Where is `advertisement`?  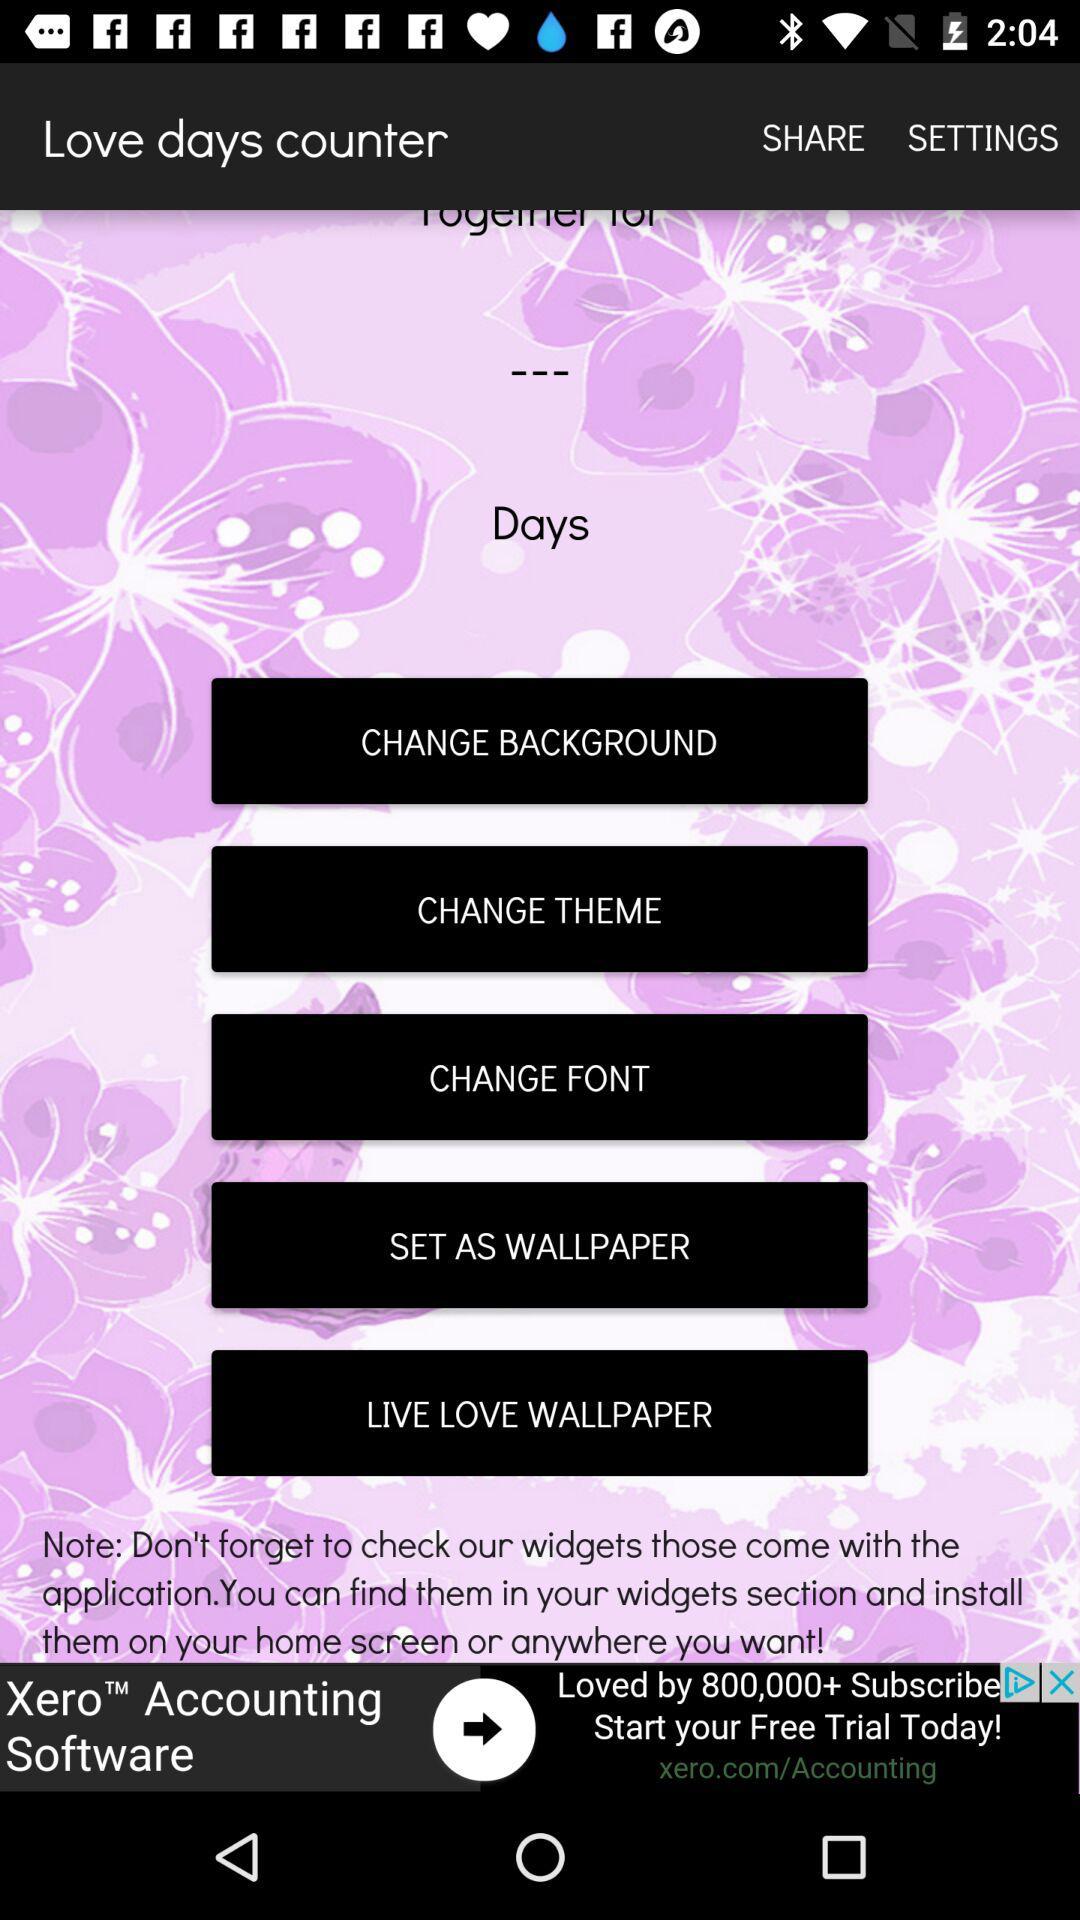
advertisement is located at coordinates (540, 1727).